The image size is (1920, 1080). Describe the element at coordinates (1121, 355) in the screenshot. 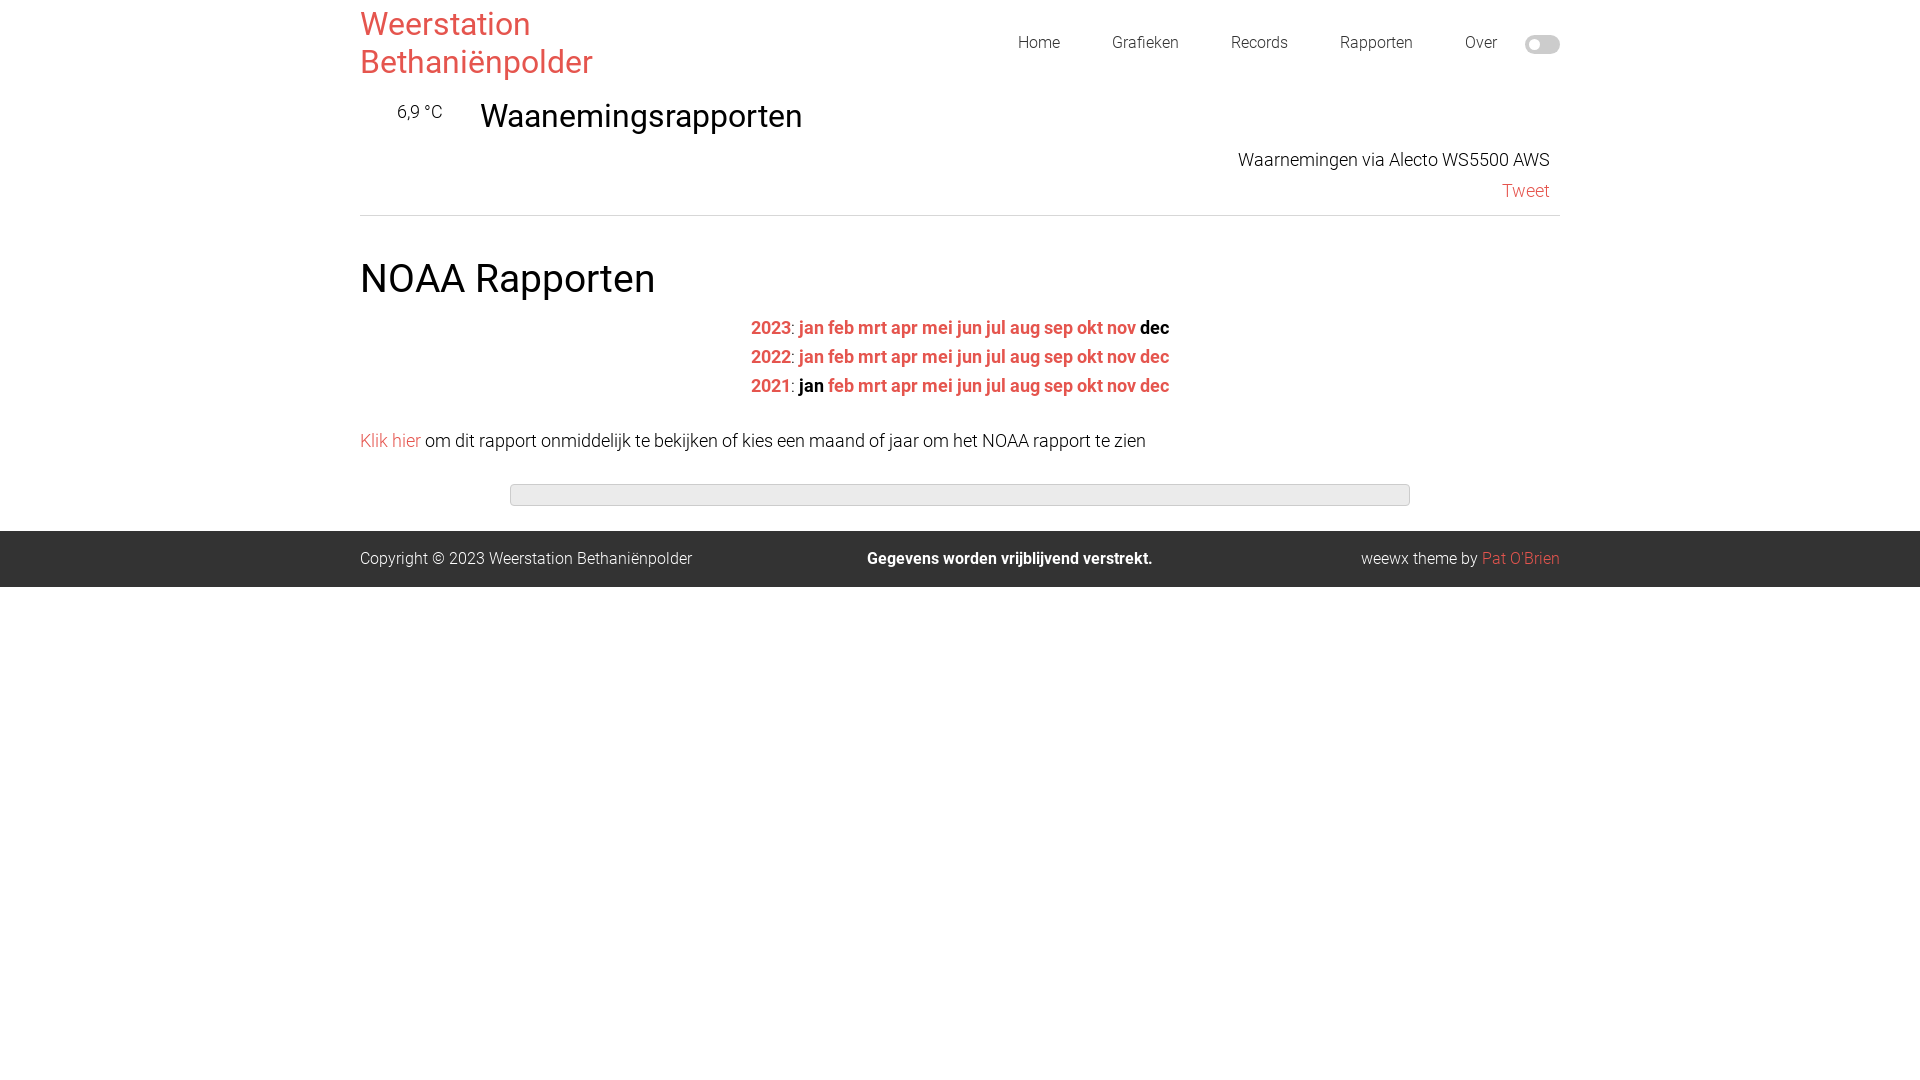

I see `'nov'` at that location.